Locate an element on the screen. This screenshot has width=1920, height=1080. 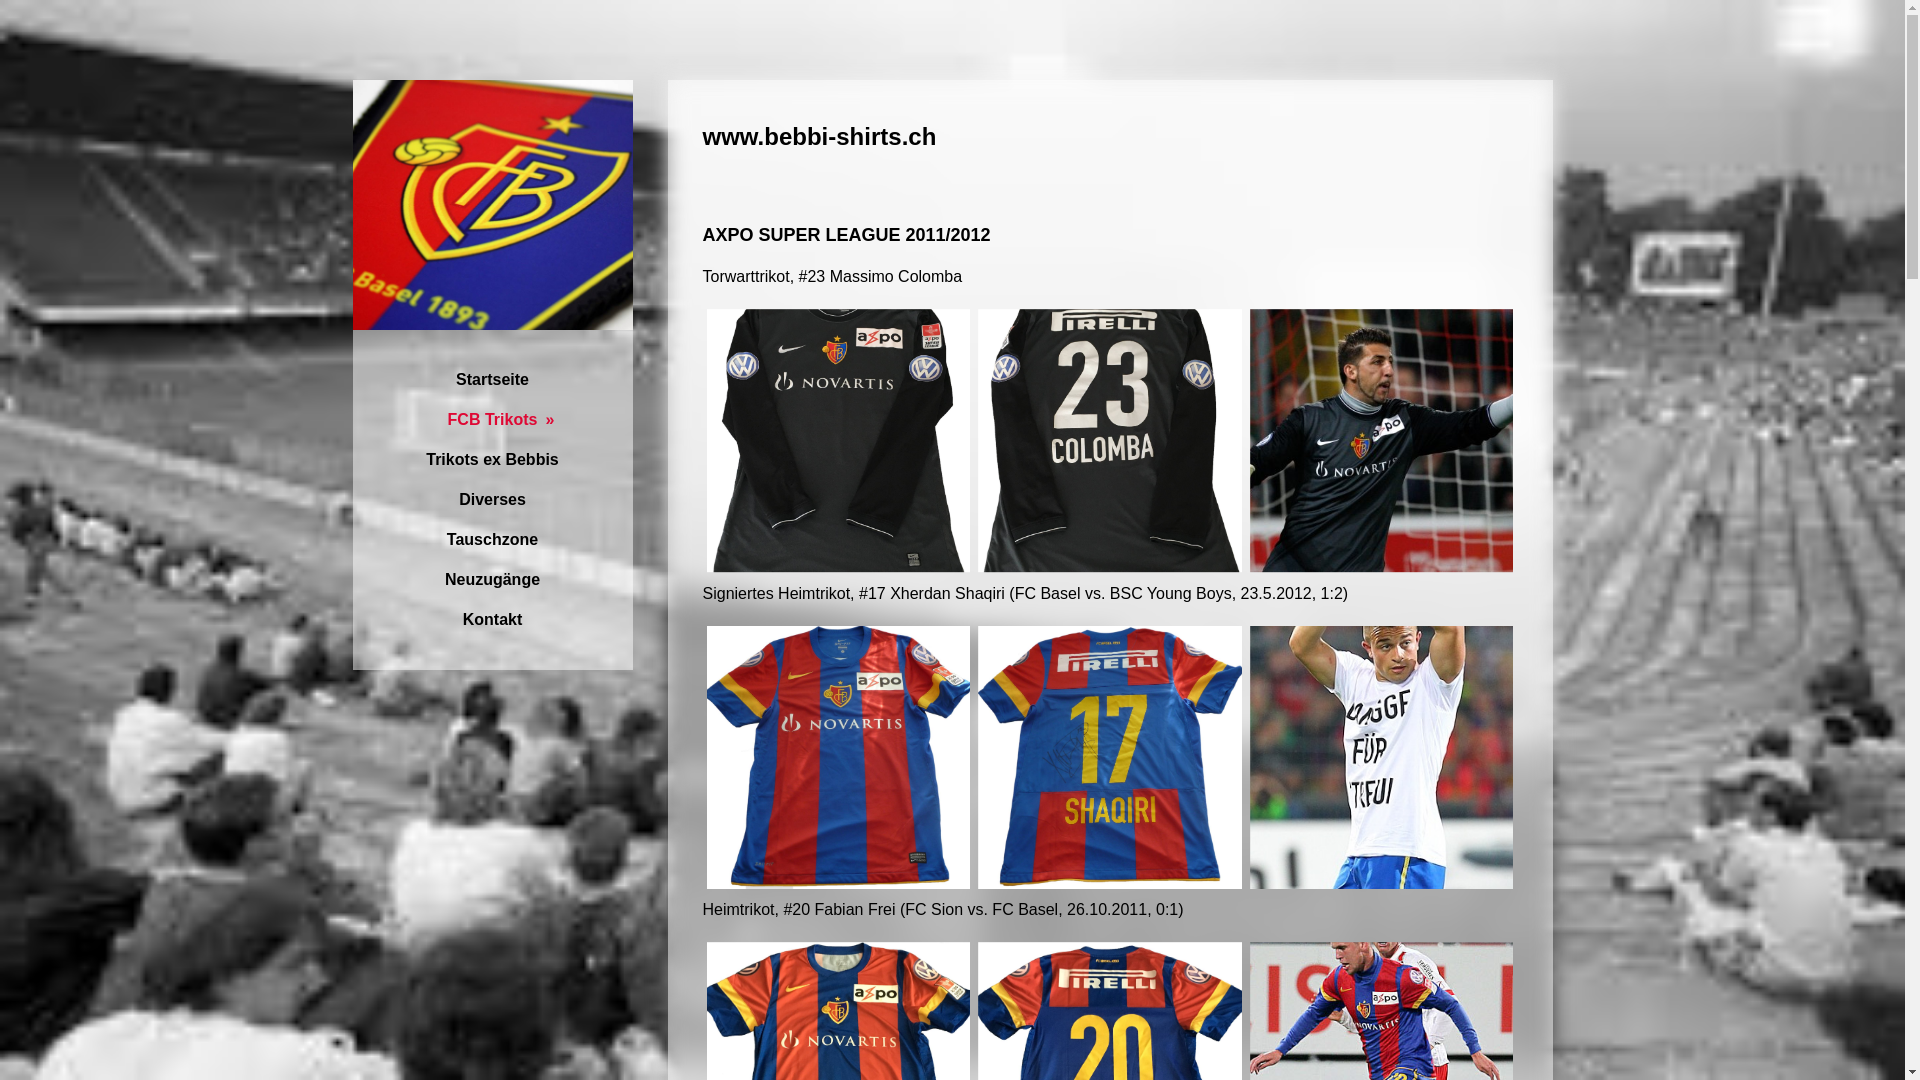
'Startseite' is located at coordinates (491, 380).